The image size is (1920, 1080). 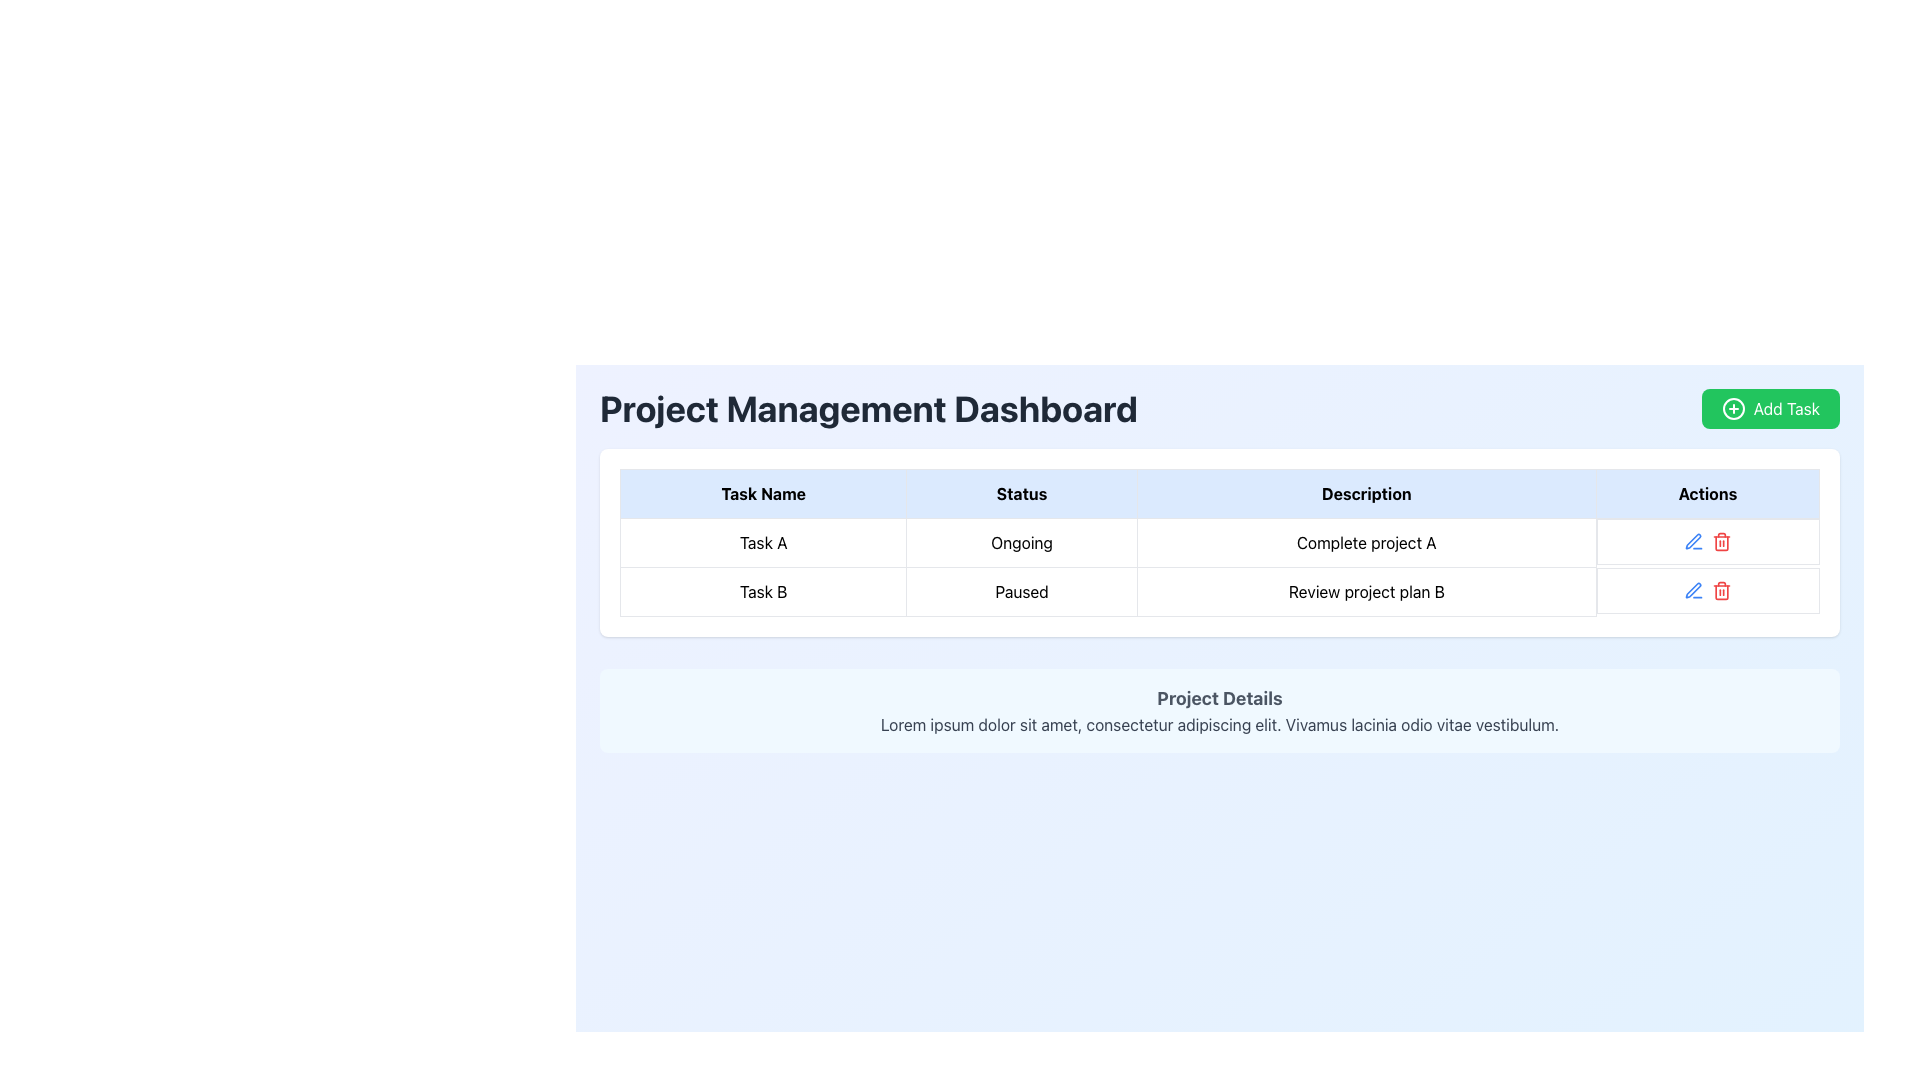 What do you see at coordinates (762, 543) in the screenshot?
I see `the label element that identifies the task named 'Task A' located in the first row of the data table under the 'Task Name' column` at bounding box center [762, 543].